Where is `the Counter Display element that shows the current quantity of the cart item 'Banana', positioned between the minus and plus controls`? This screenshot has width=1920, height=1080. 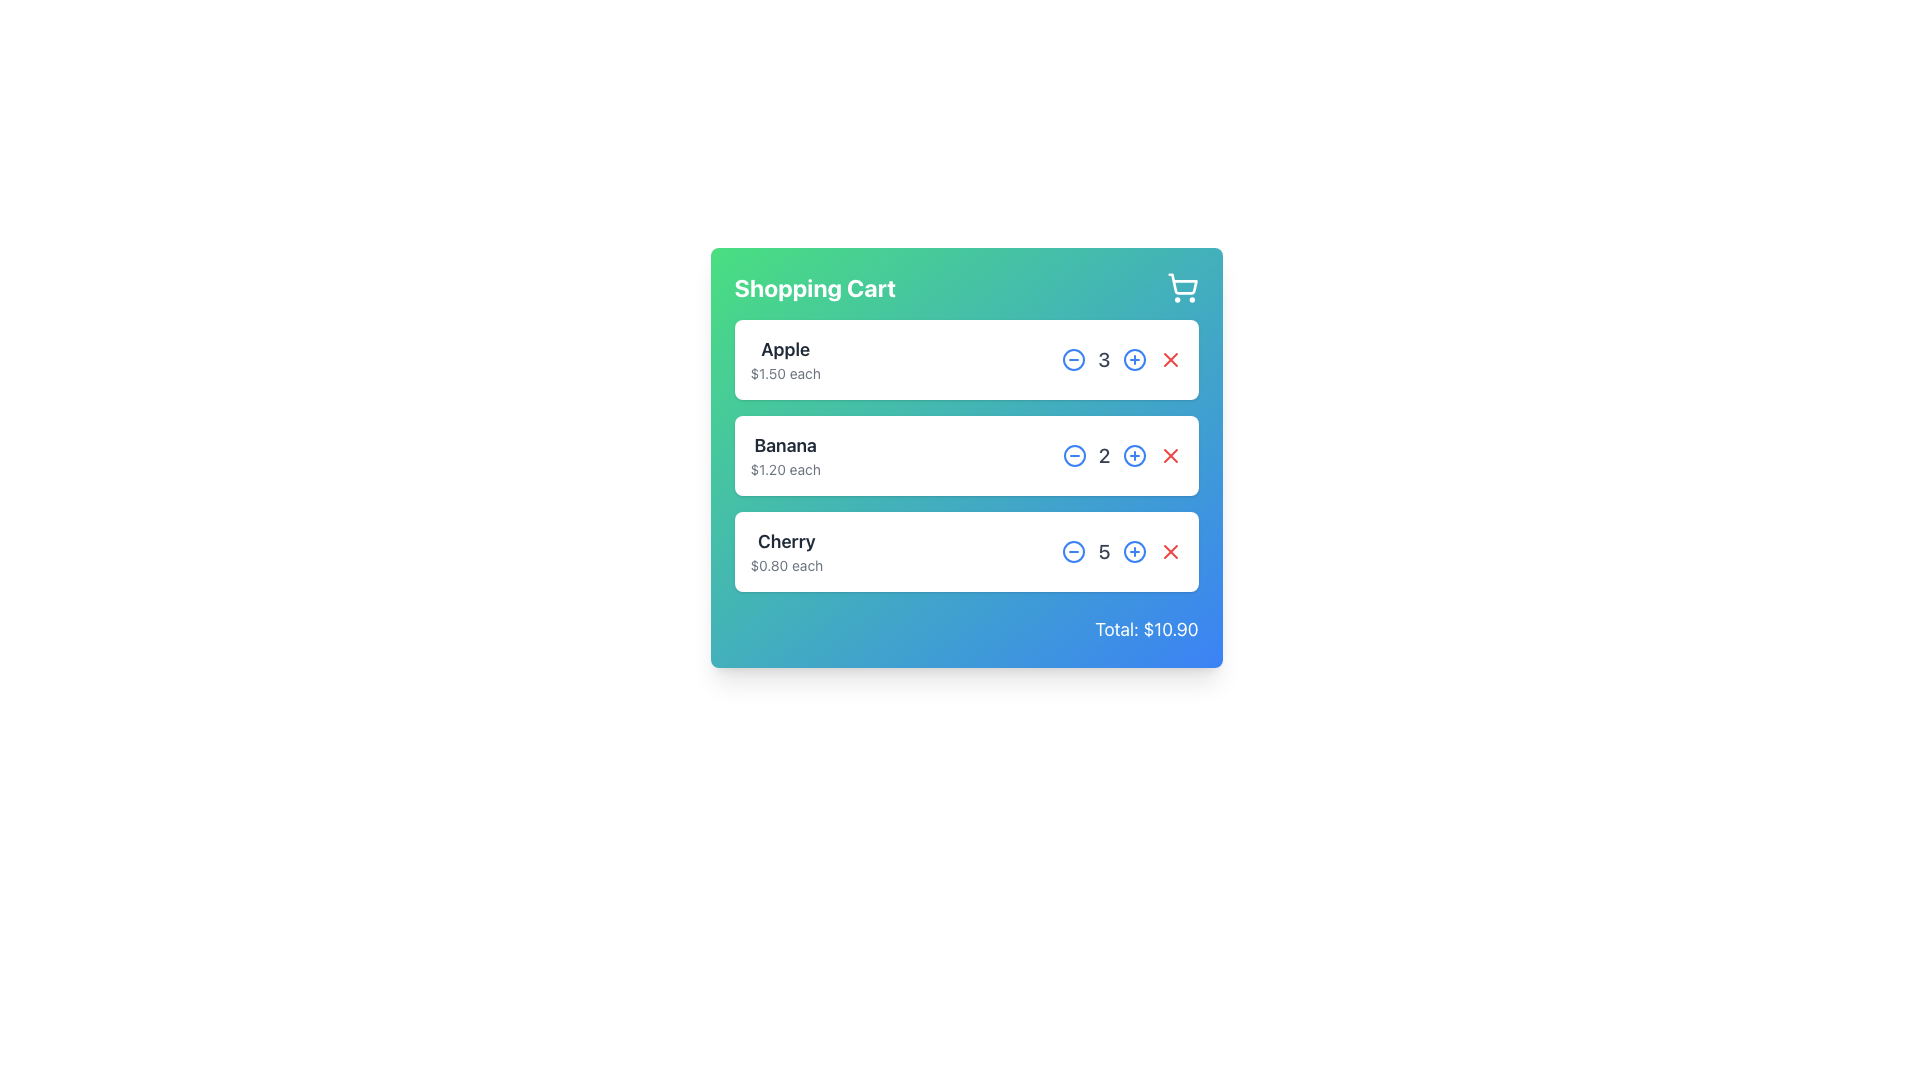 the Counter Display element that shows the current quantity of the cart item 'Banana', positioned between the minus and plus controls is located at coordinates (1103, 455).